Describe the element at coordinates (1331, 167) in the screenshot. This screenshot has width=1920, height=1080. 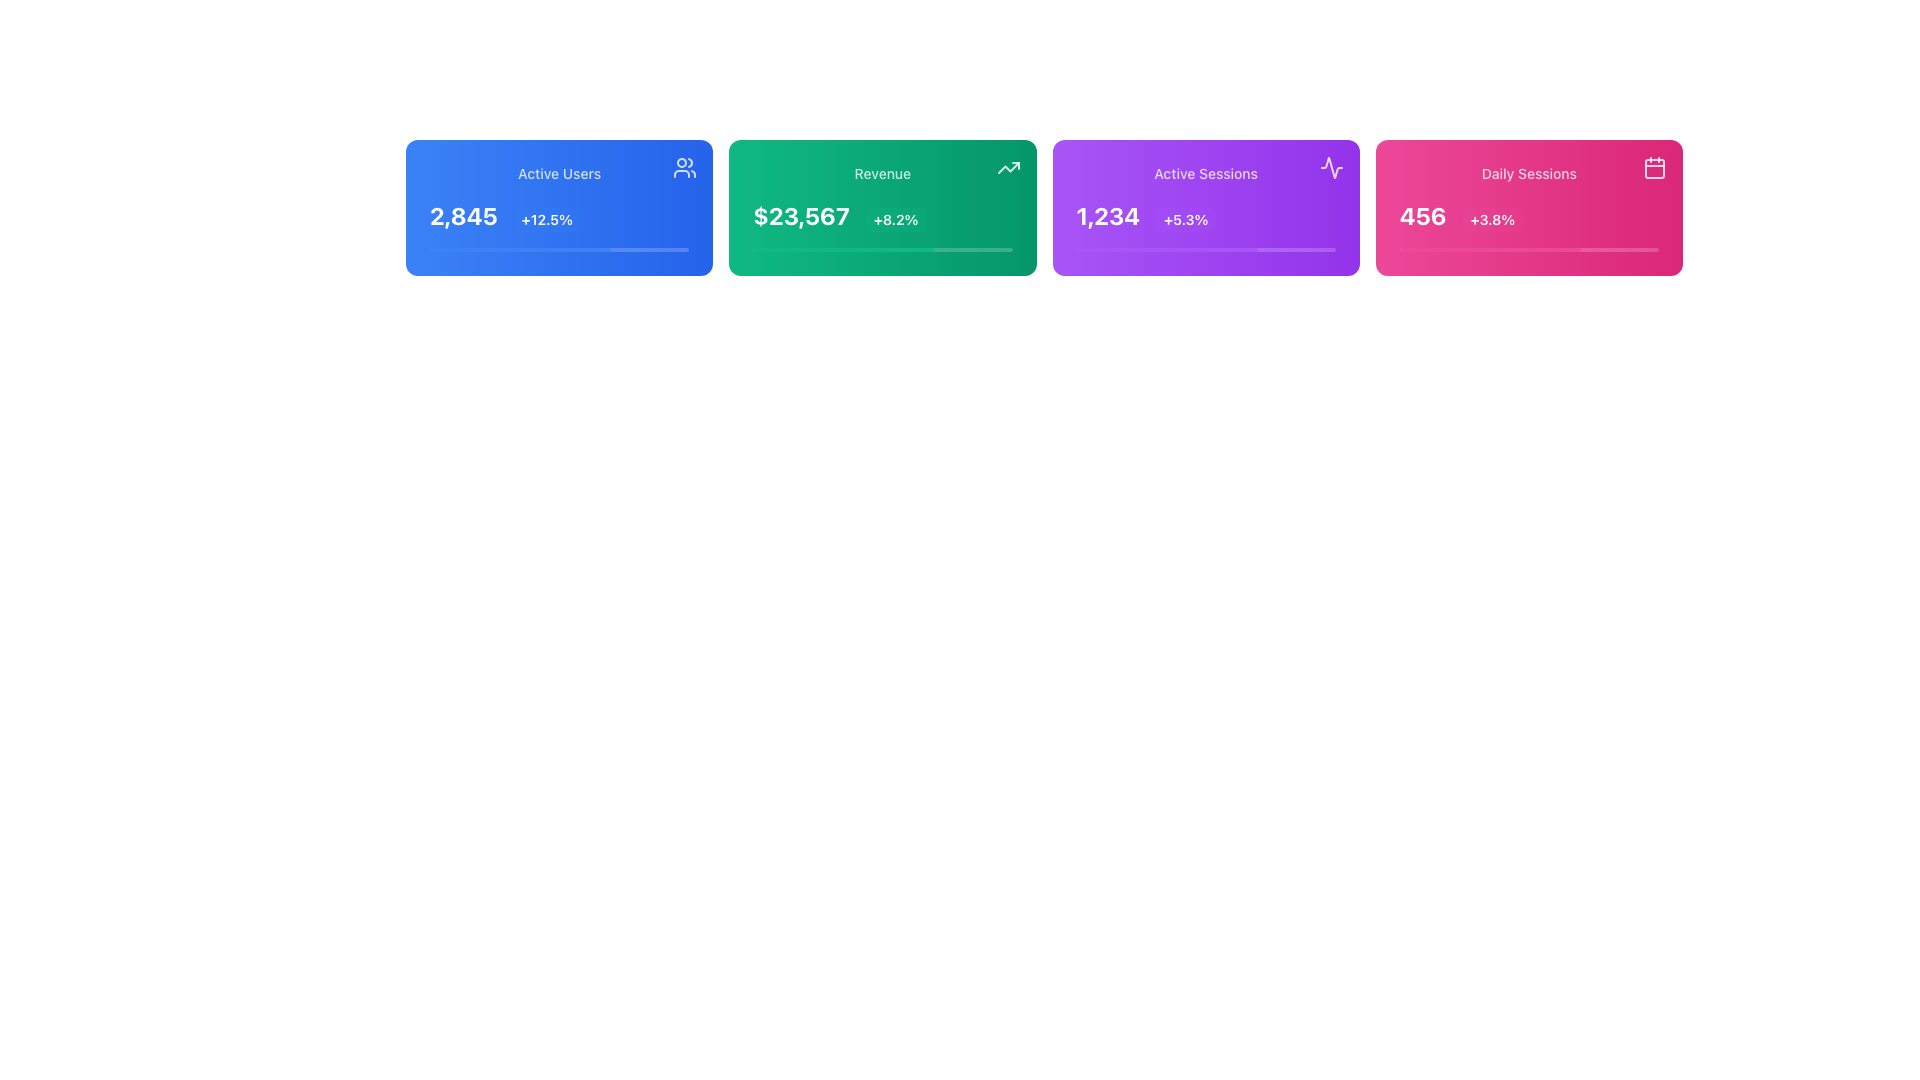
I see `the activity indicator icon located at the top-right corner of the 'Active Sessions' card` at that location.